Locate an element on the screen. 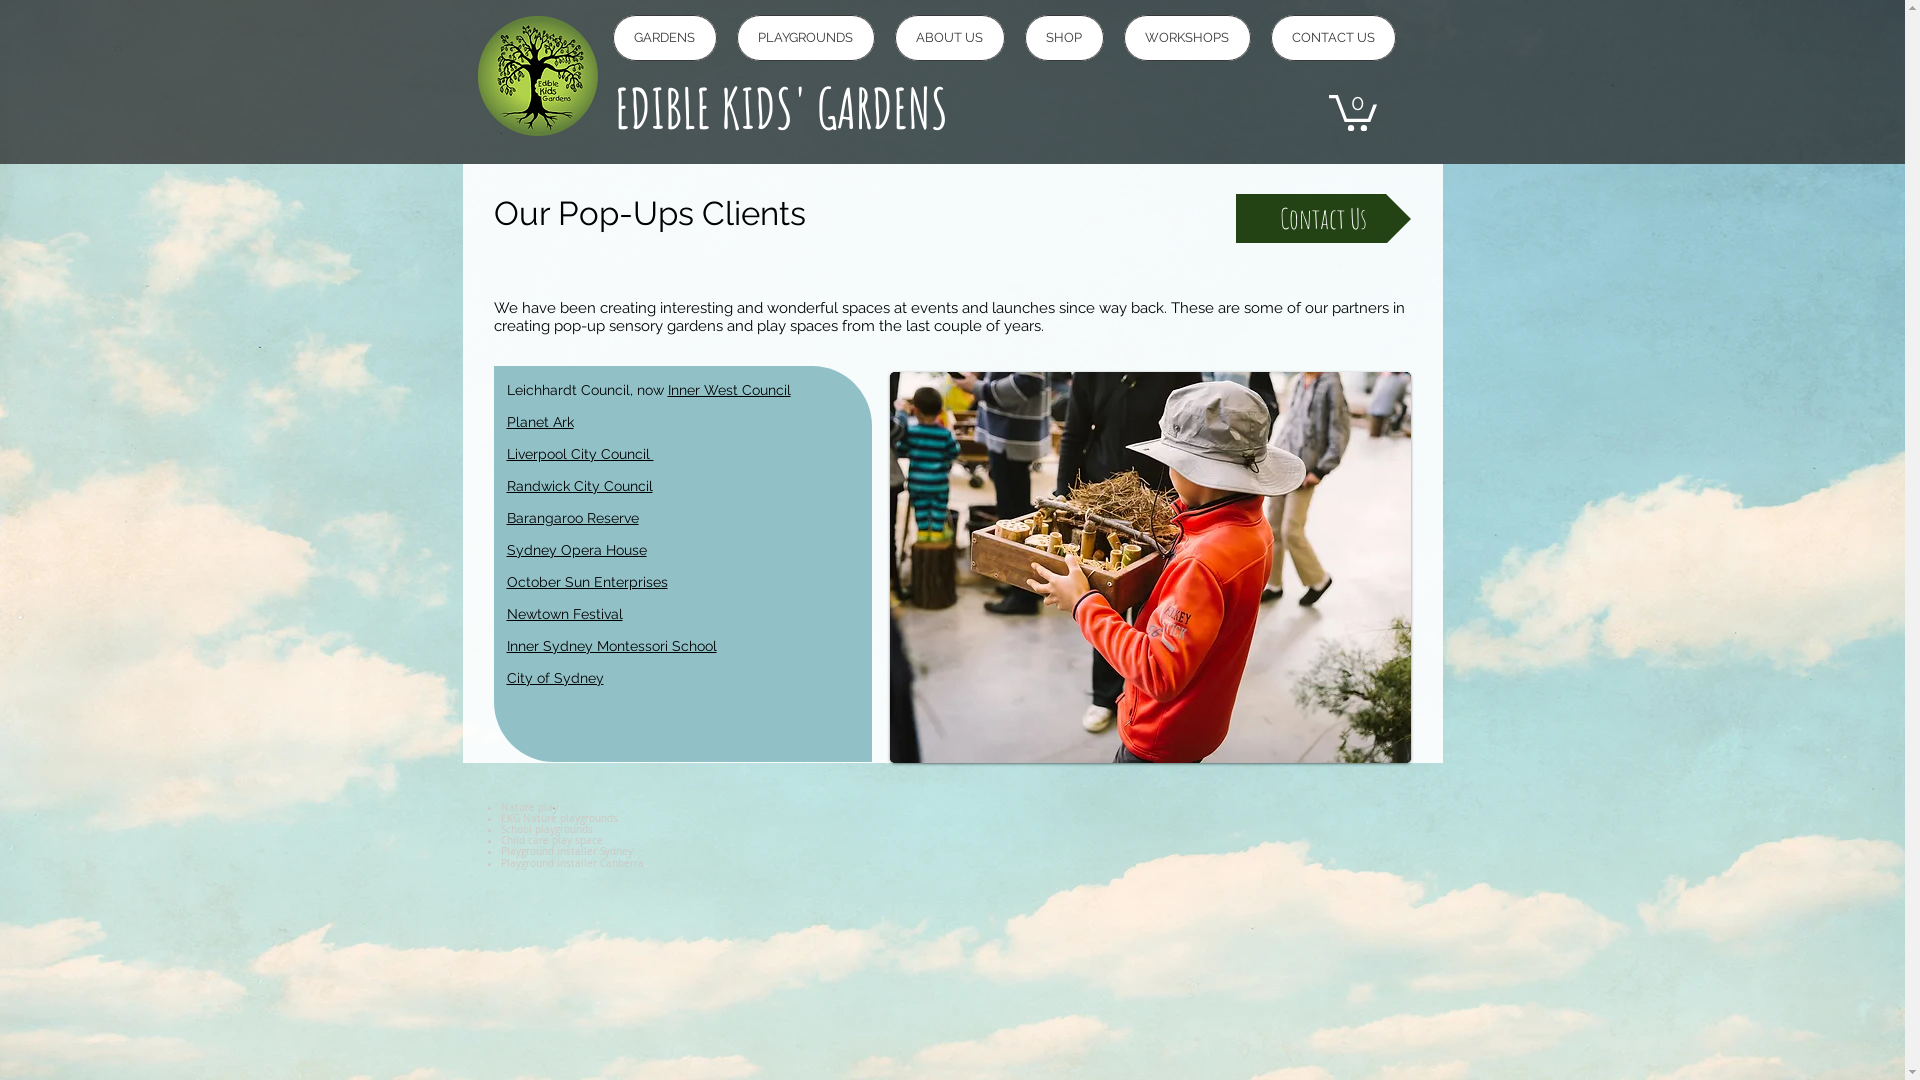  'Contact Us' is located at coordinates (1323, 218).